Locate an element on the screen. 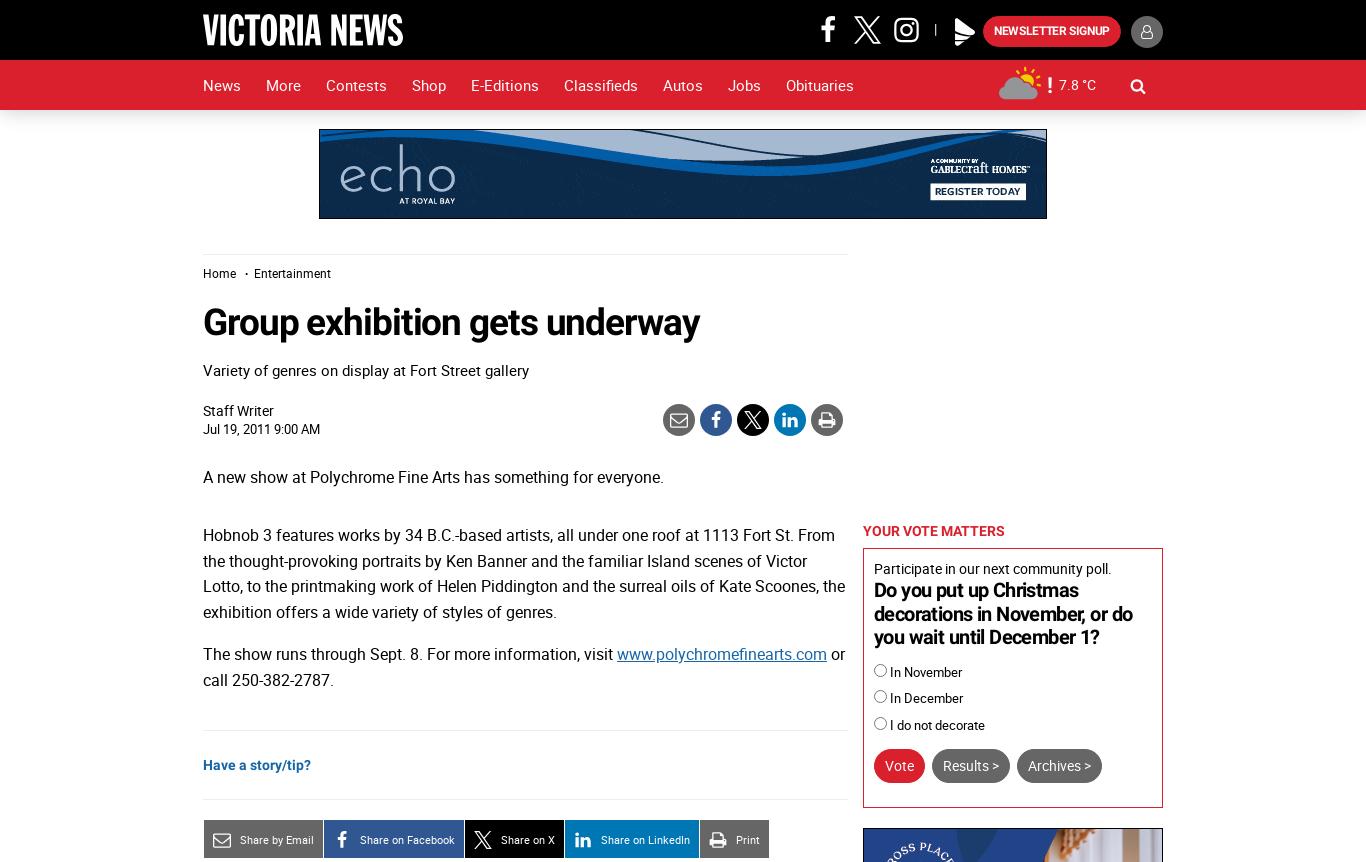 This screenshot has width=1366, height=862. 'In December' is located at coordinates (885, 697).